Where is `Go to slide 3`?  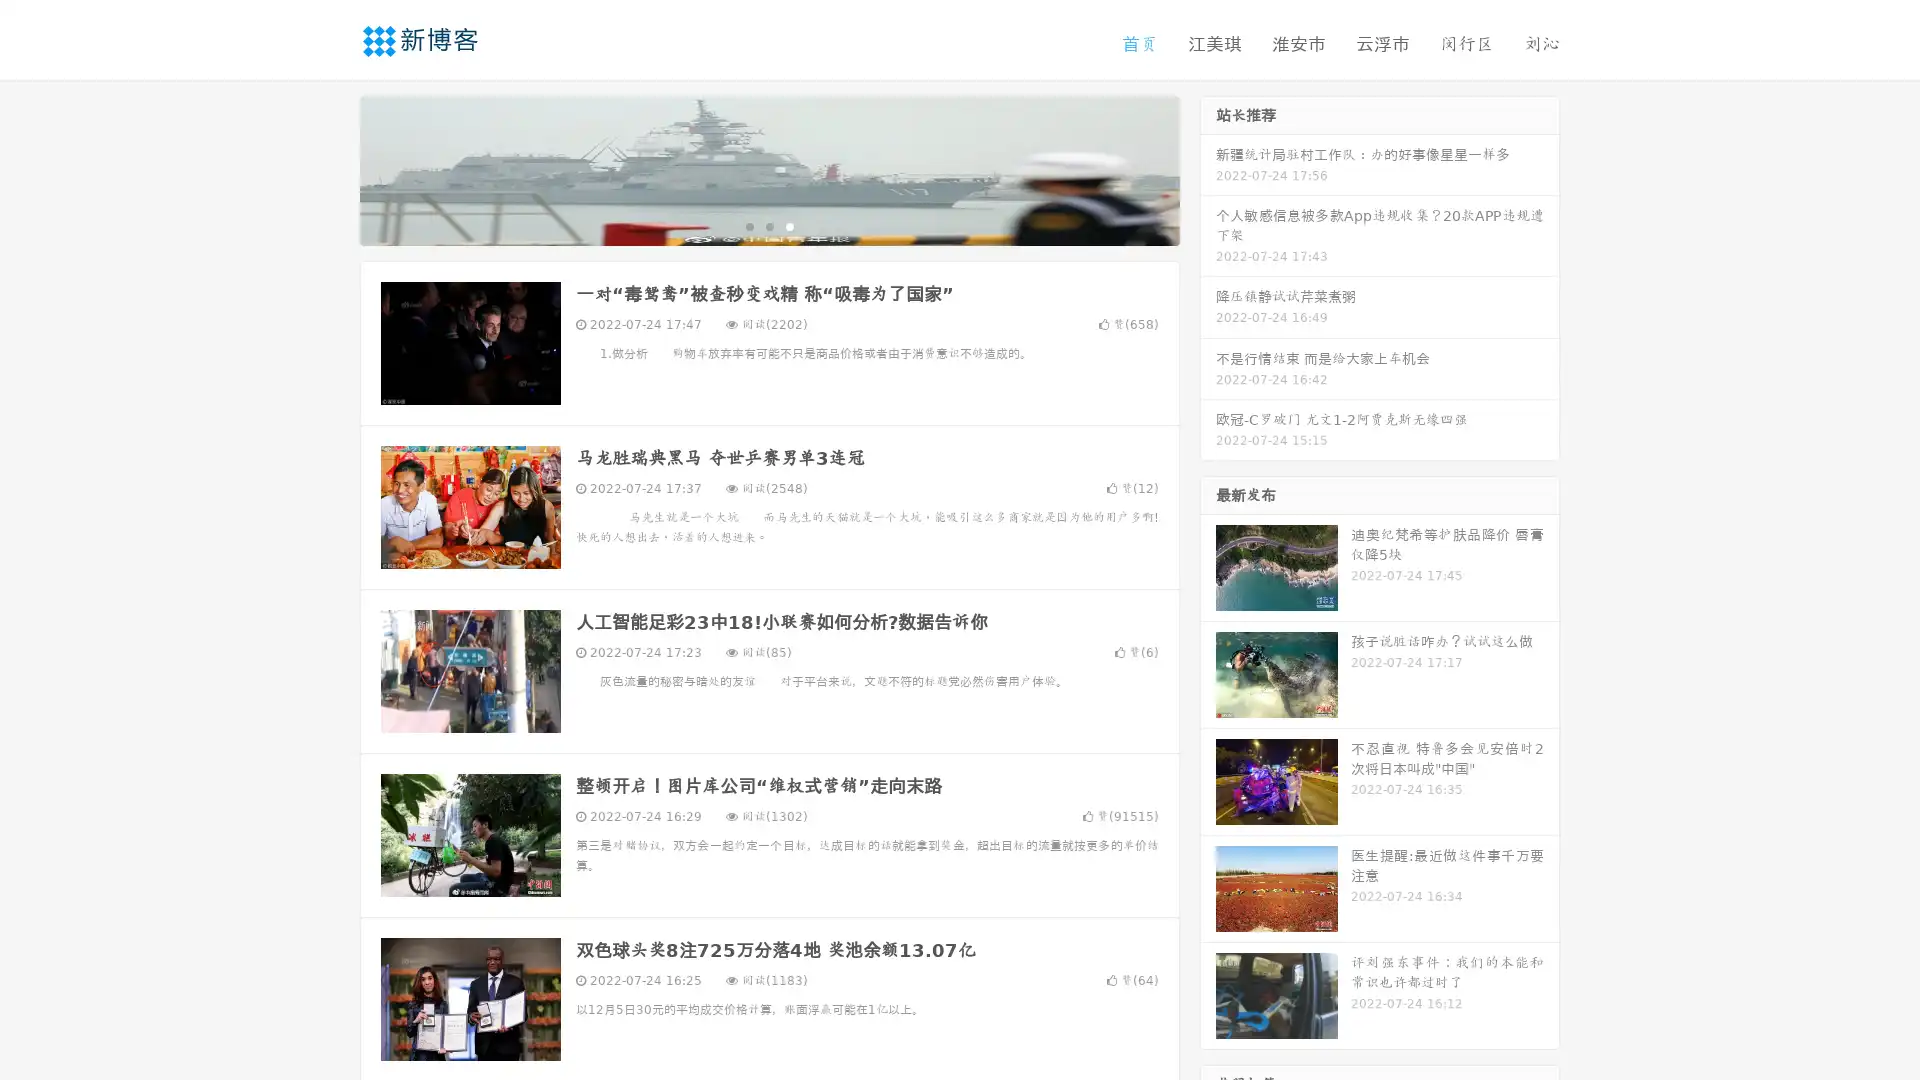 Go to slide 3 is located at coordinates (789, 225).